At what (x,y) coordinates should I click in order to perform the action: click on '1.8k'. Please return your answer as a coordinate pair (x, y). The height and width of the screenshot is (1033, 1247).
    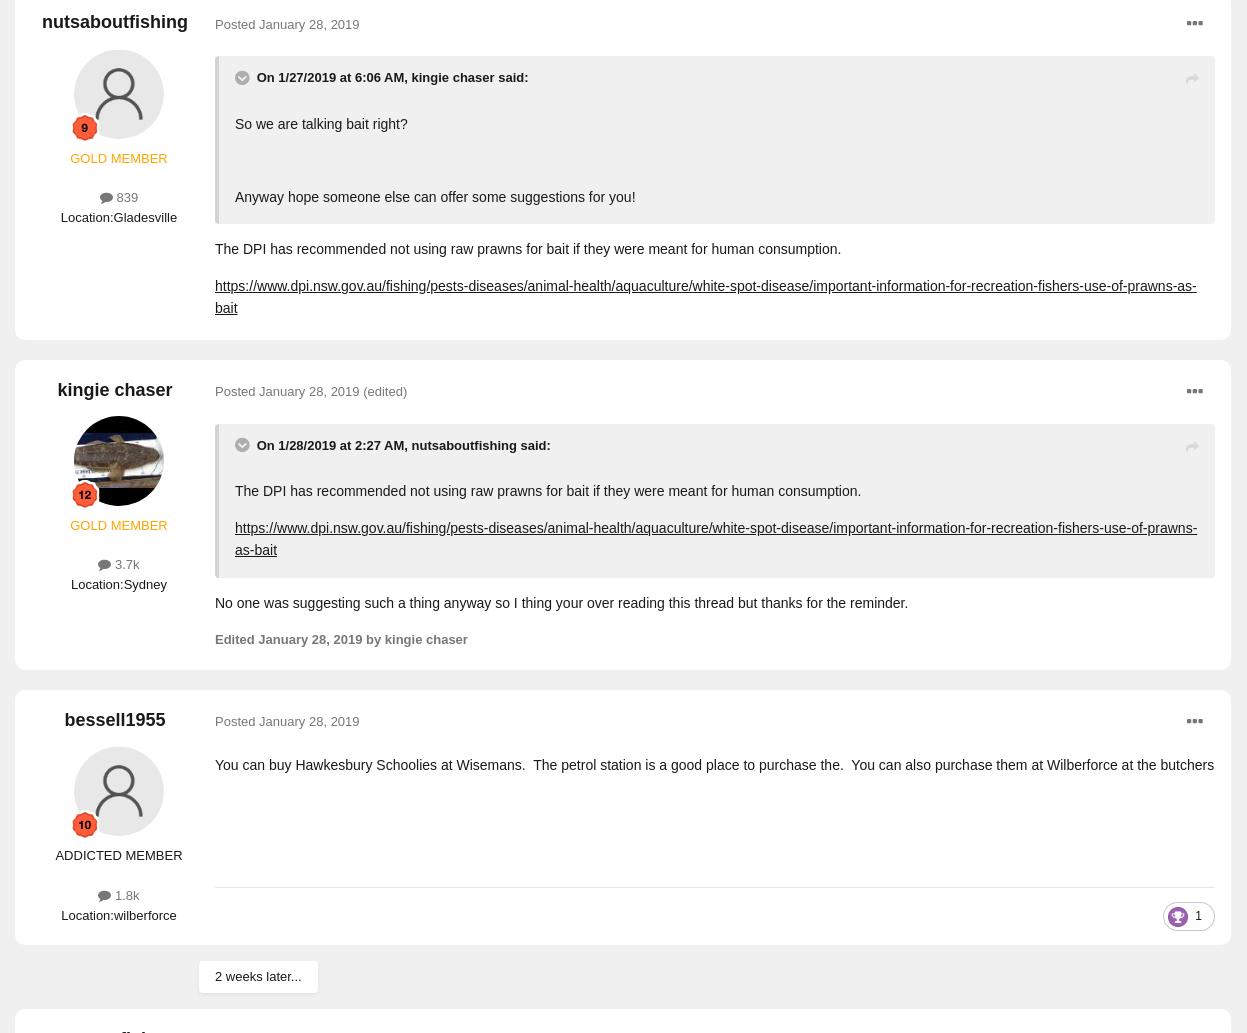
    Looking at the image, I should click on (110, 894).